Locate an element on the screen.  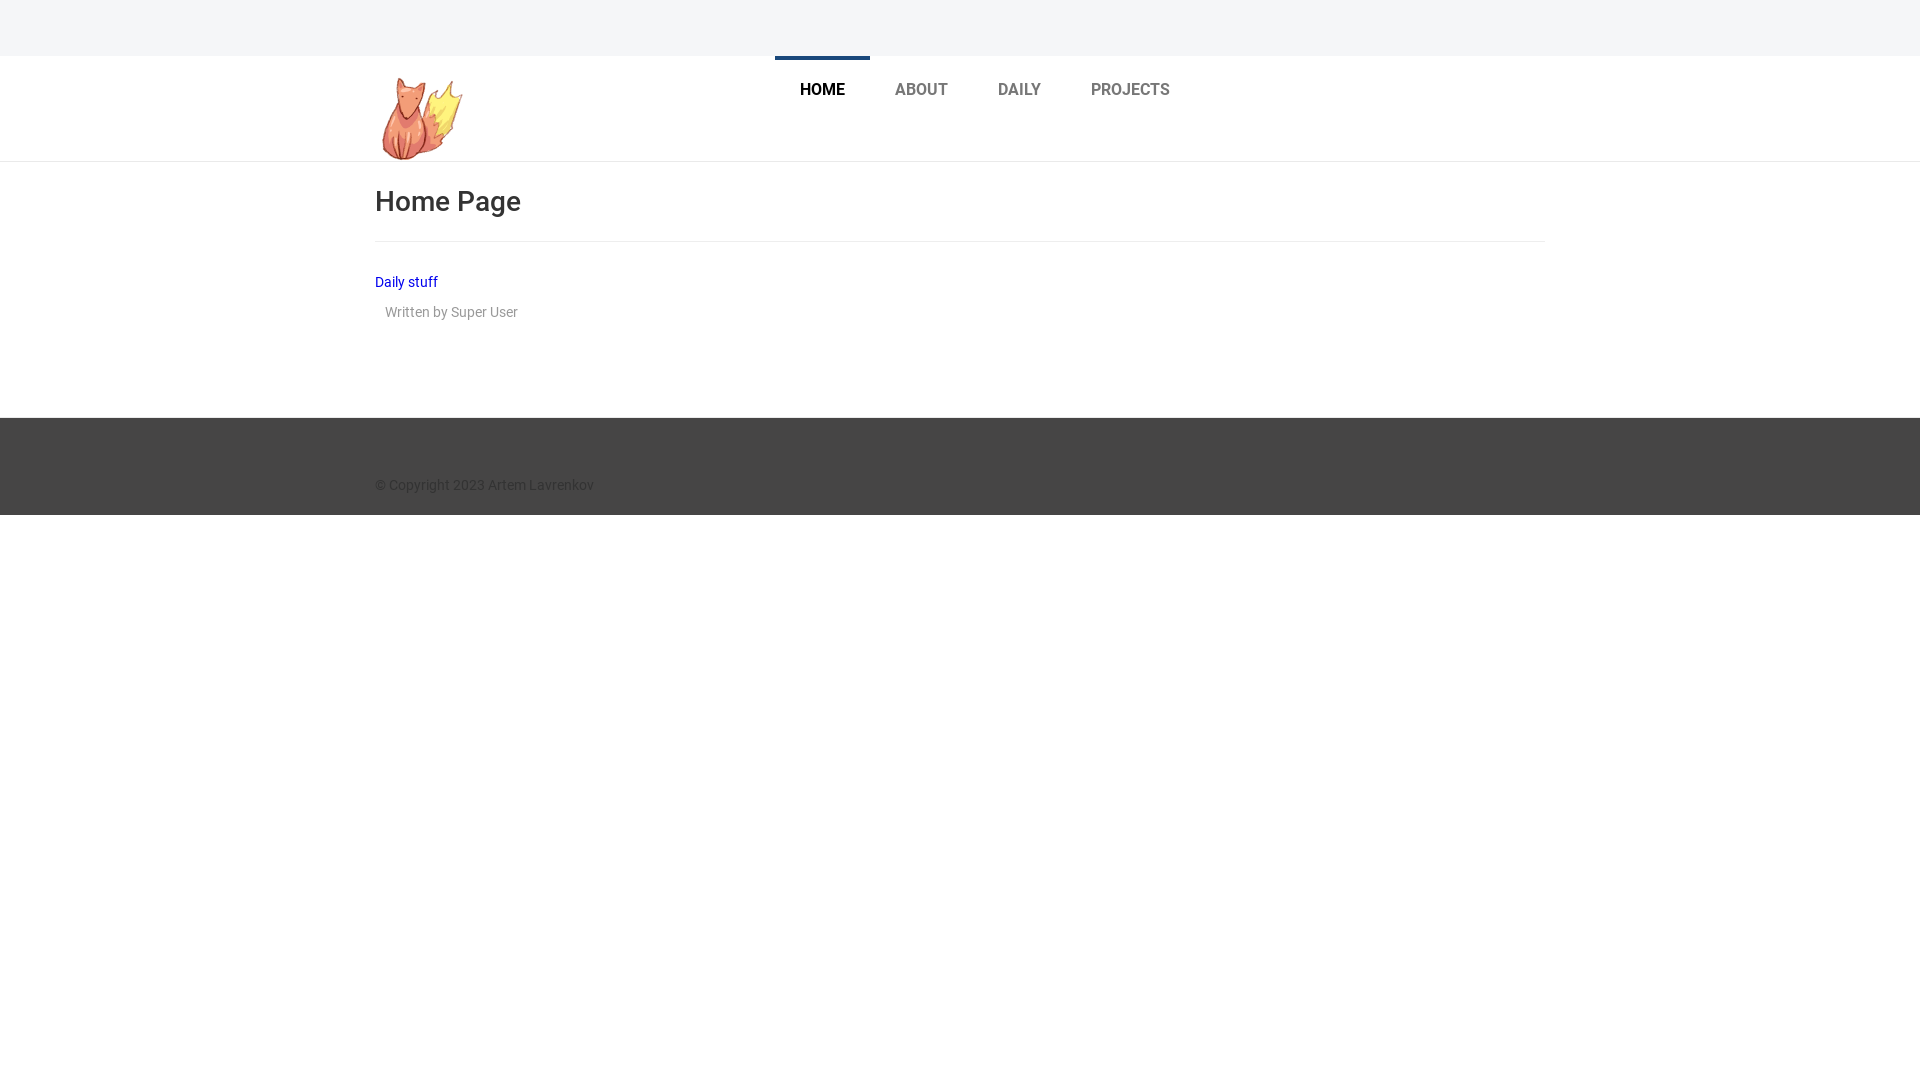
'ABOUT' is located at coordinates (920, 87).